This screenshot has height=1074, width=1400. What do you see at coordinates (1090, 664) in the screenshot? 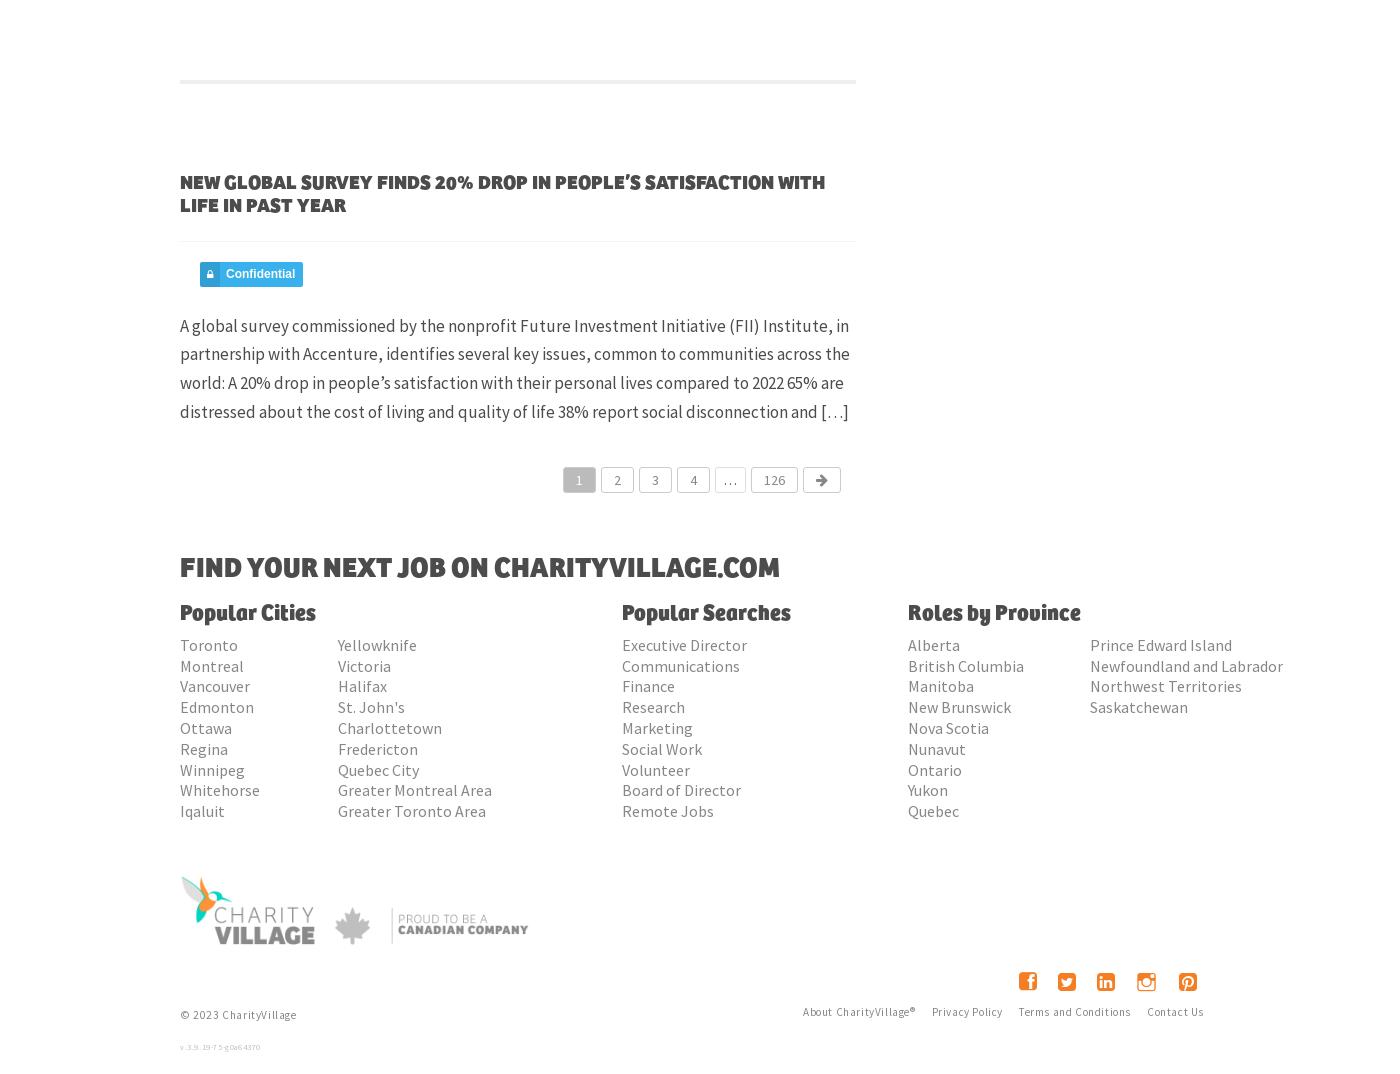
I see `'Newfoundland and Labrador'` at bounding box center [1090, 664].